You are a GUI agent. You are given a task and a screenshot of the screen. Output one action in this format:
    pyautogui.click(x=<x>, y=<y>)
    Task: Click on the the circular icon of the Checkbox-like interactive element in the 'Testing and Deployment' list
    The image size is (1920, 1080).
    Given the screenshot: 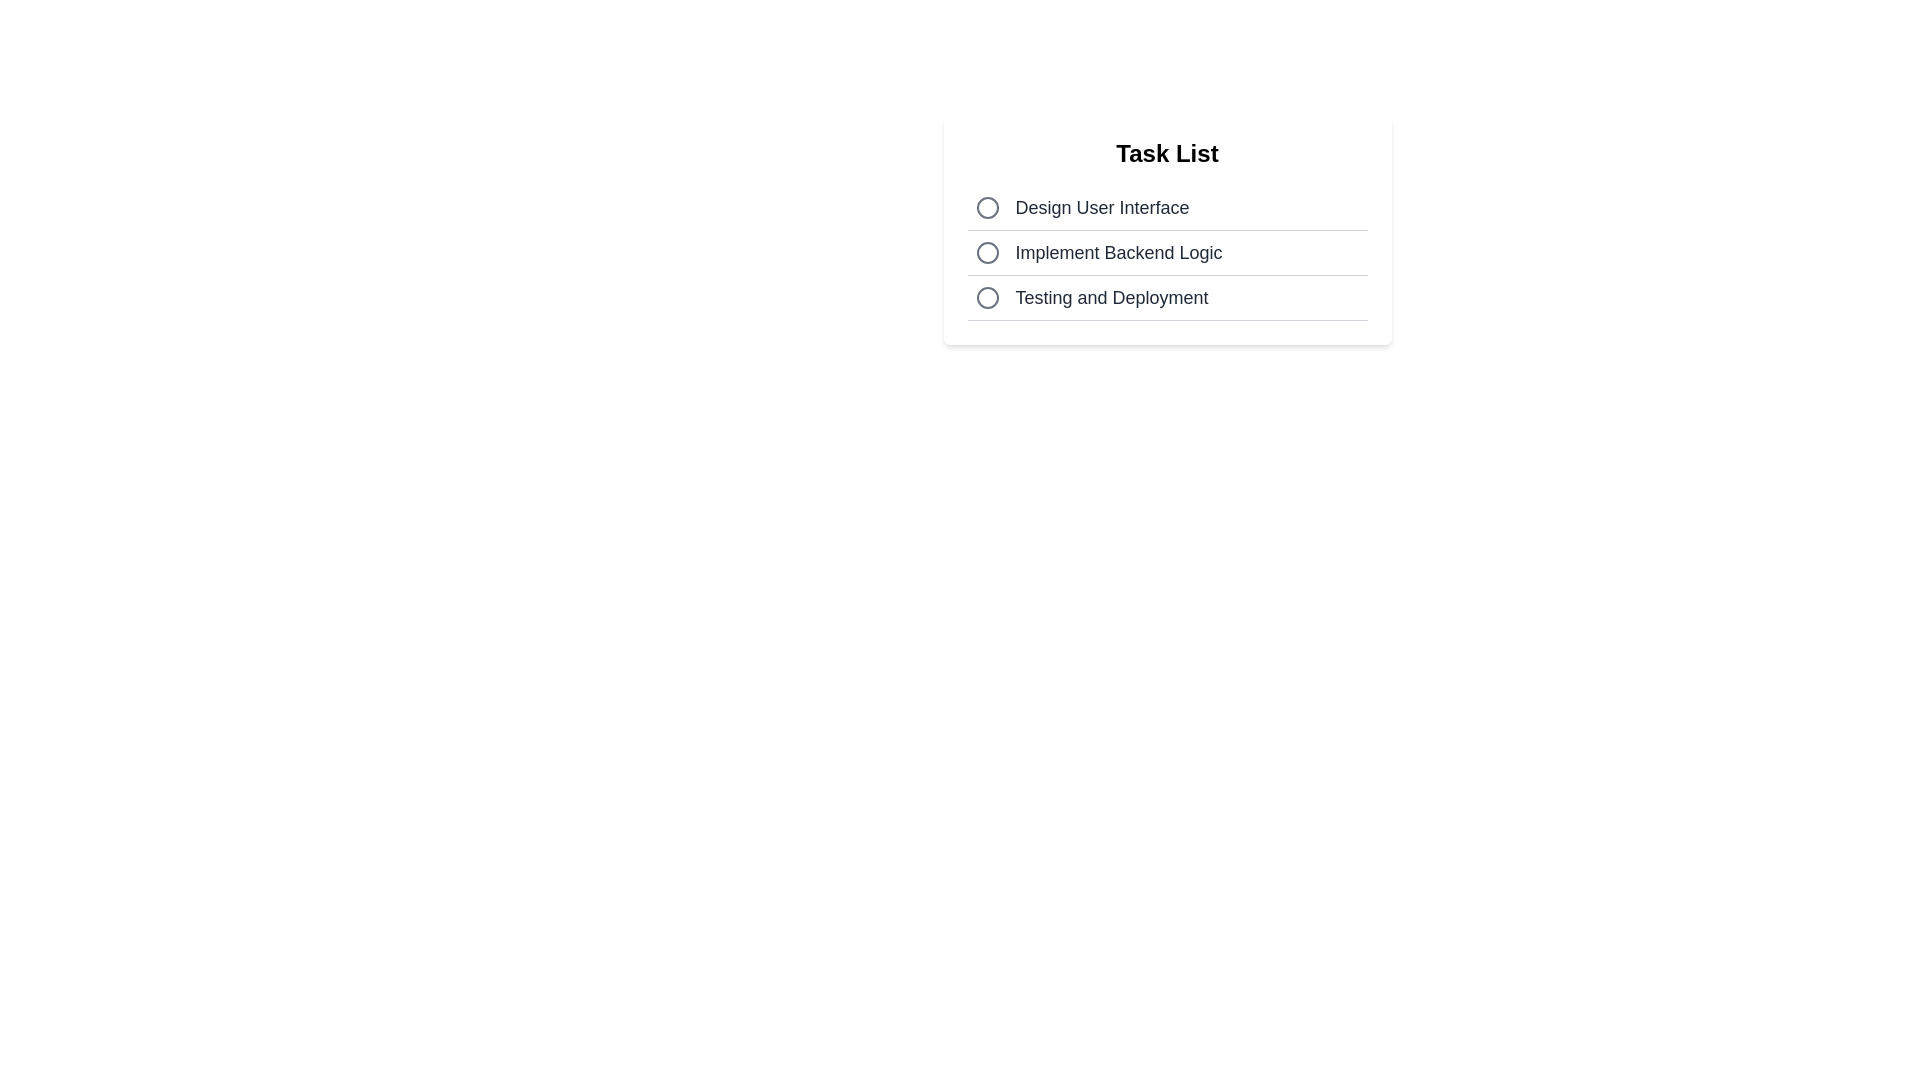 What is the action you would take?
    pyautogui.click(x=987, y=297)
    